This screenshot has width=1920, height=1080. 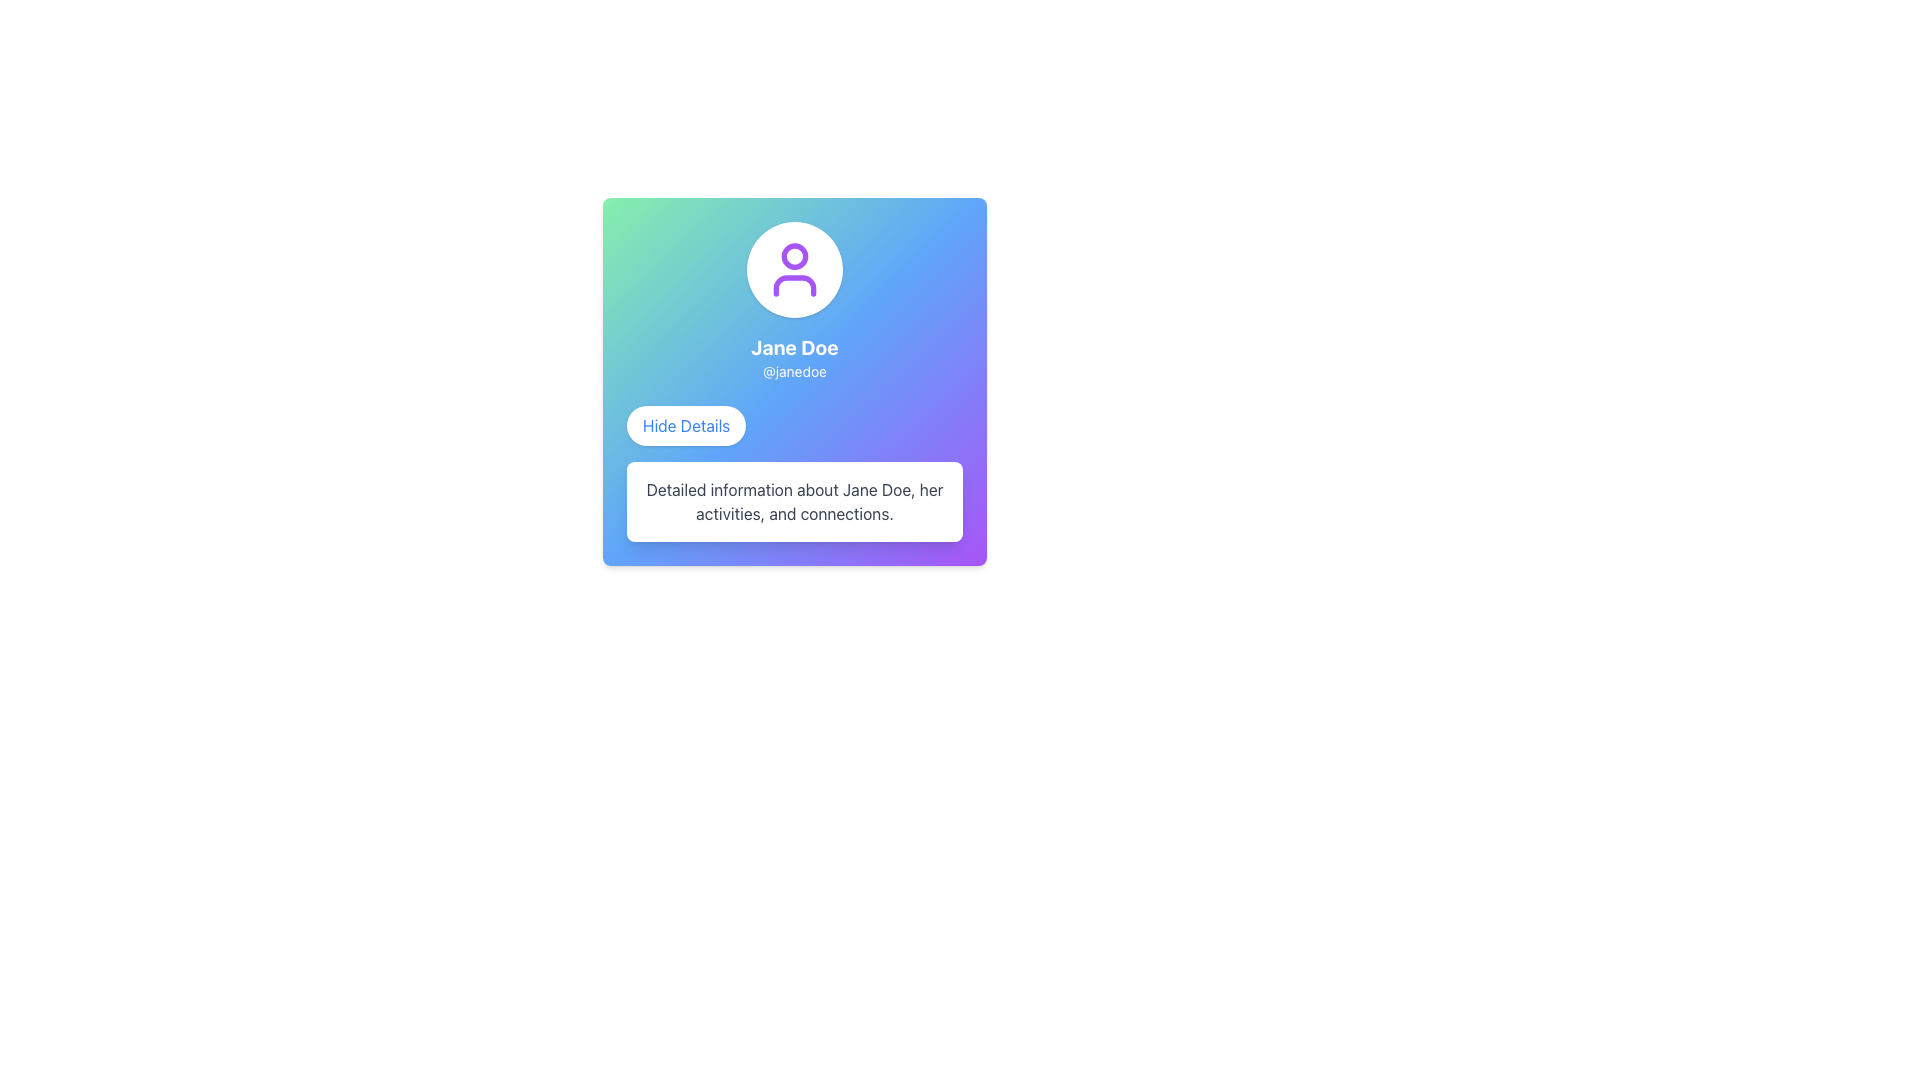 What do you see at coordinates (794, 285) in the screenshot?
I see `the semi-circular arc element within the SVG representation of a user icon, which forms the base of the figure beneath the head` at bounding box center [794, 285].